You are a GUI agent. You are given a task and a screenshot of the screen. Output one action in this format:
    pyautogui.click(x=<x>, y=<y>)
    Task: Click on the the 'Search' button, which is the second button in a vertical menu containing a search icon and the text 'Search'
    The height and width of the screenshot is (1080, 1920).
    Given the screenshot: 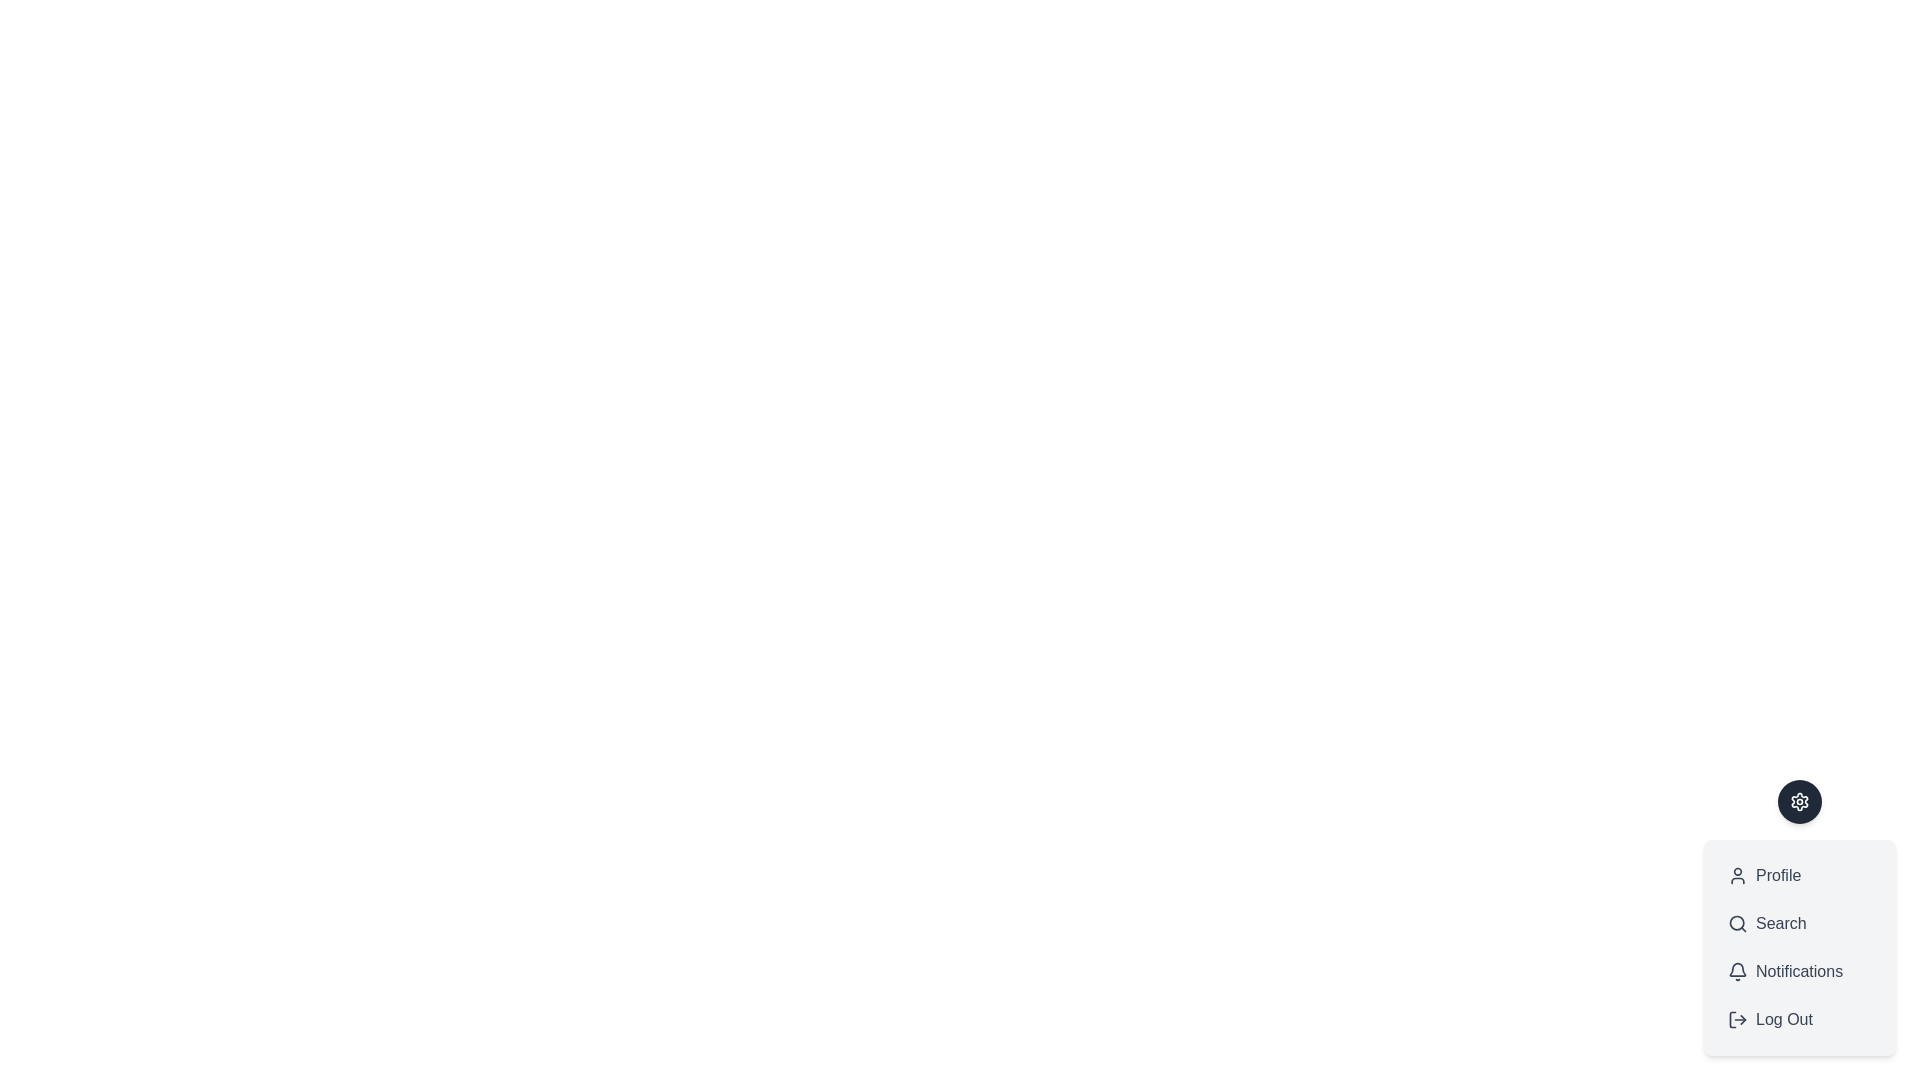 What is the action you would take?
    pyautogui.click(x=1800, y=924)
    